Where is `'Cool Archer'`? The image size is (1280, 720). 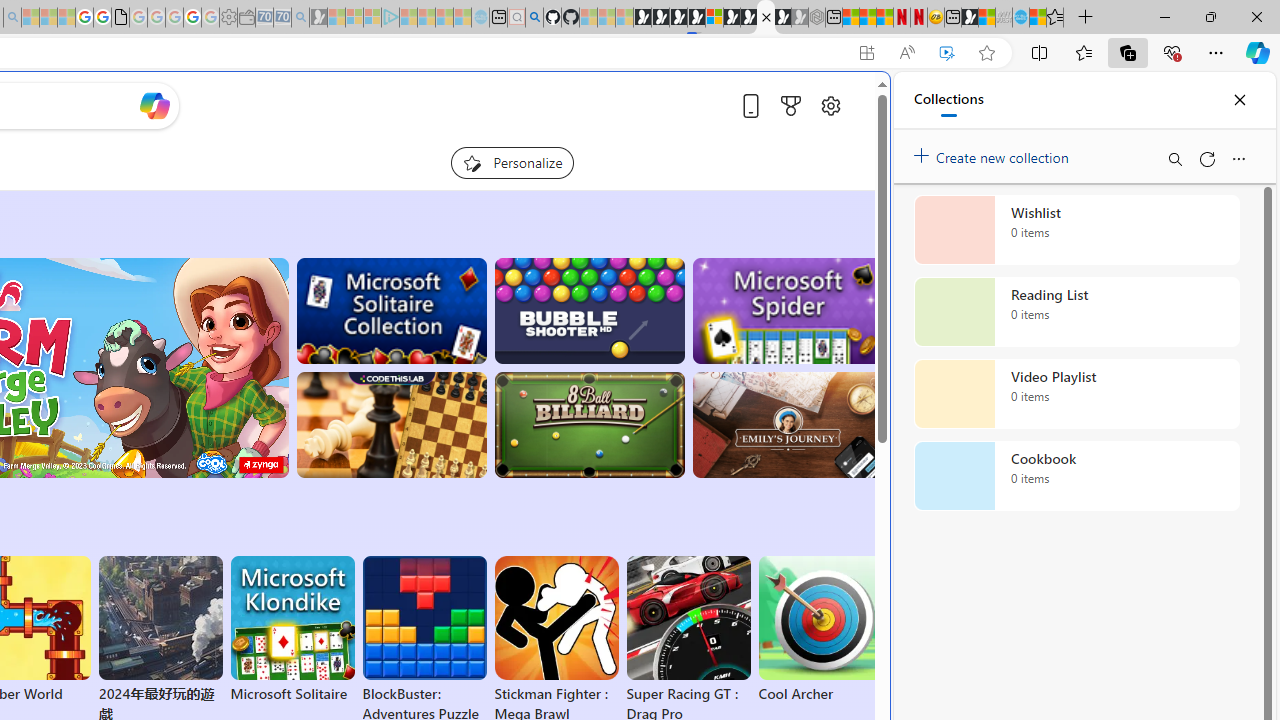
'Cool Archer' is located at coordinates (820, 630).